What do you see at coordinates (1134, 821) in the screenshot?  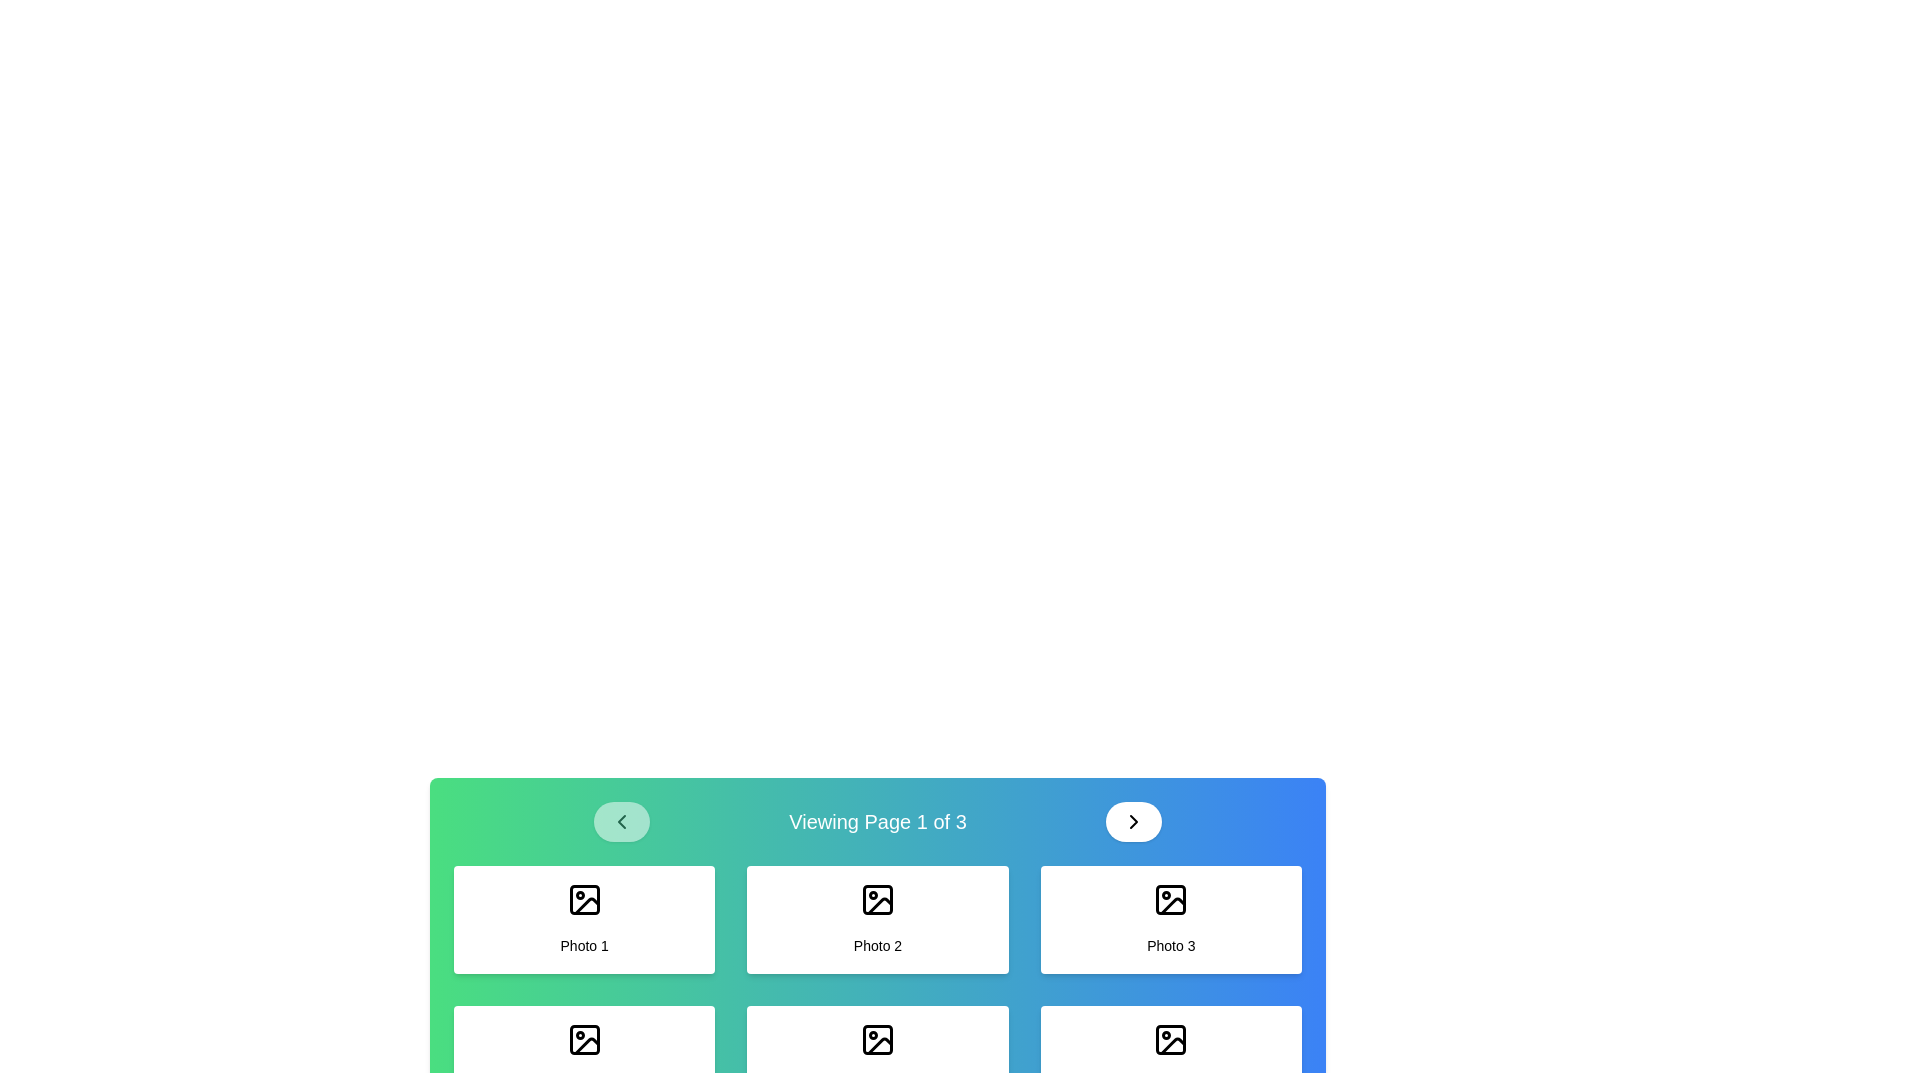 I see `the chevron icon embedded in the navigation button located at the upper right side of the interface for navigation to the next page or section` at bounding box center [1134, 821].